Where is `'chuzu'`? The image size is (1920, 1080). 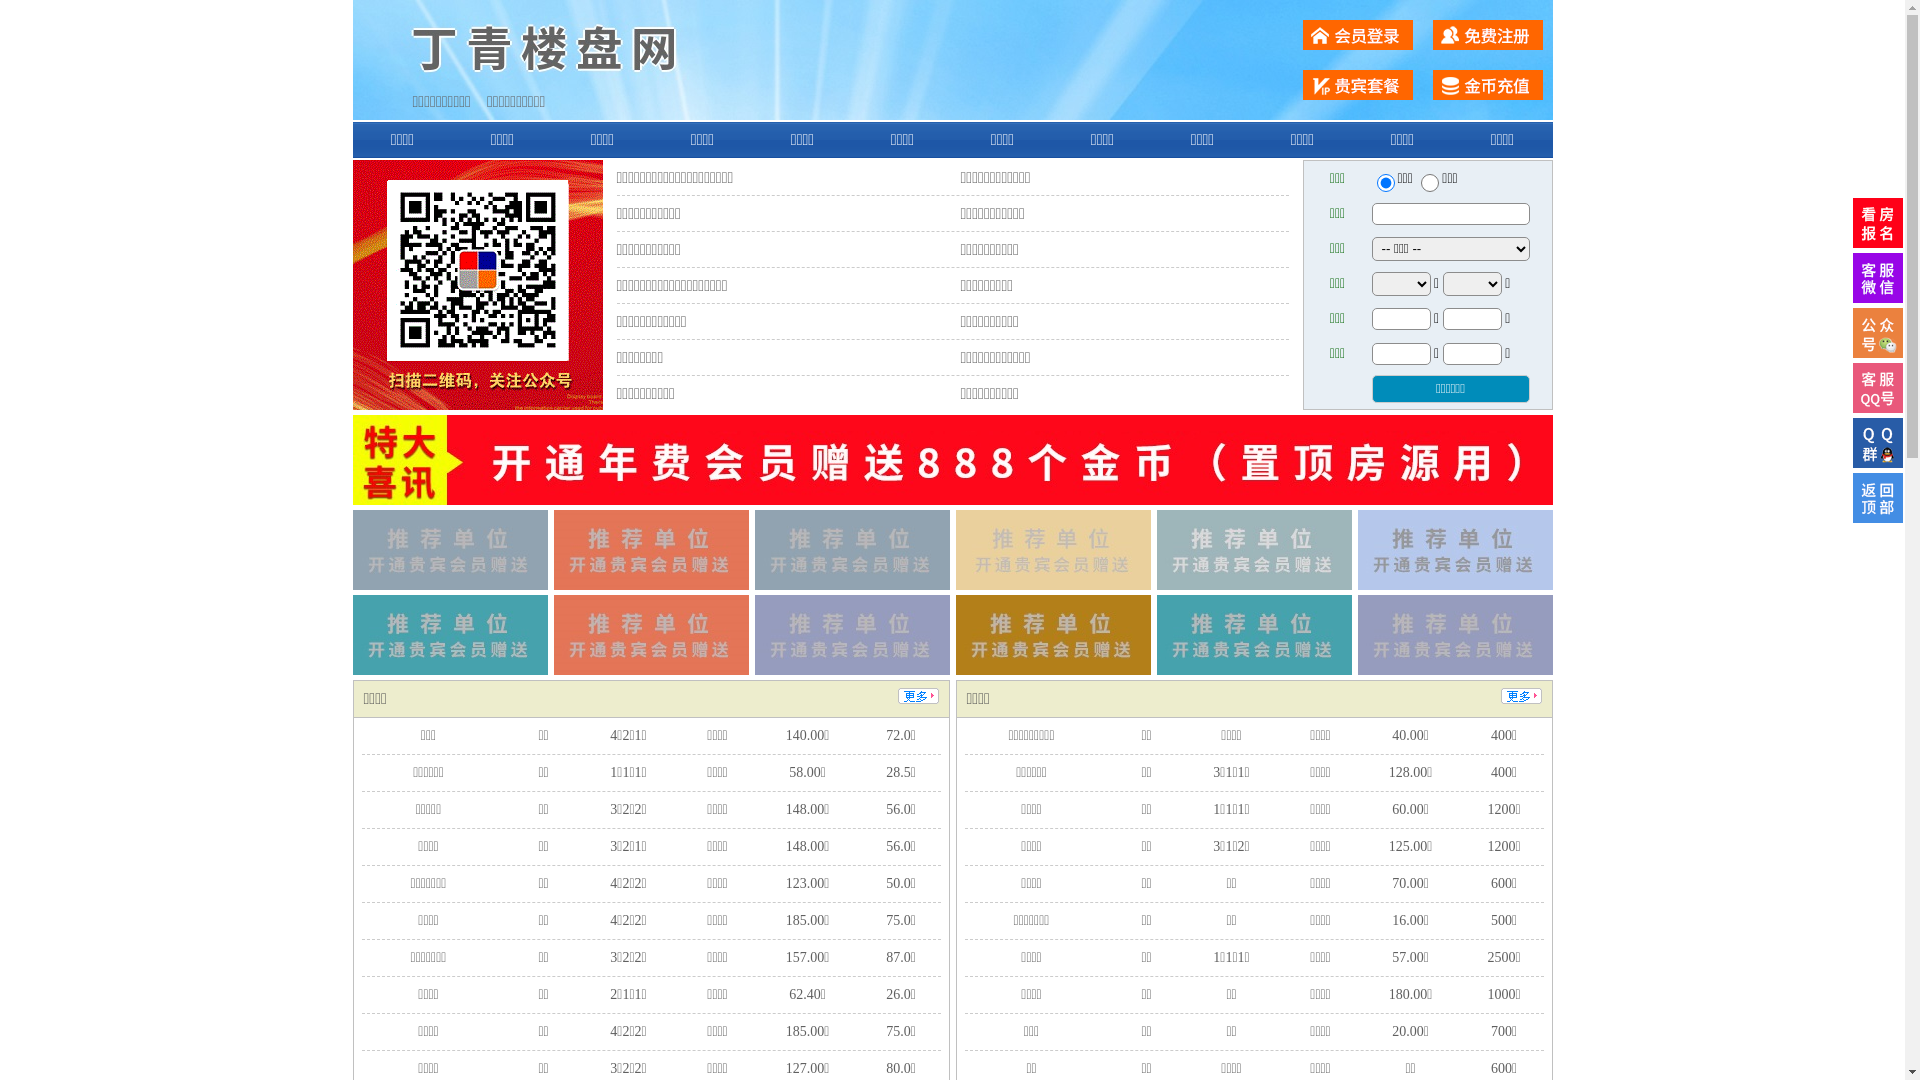 'chuzu' is located at coordinates (1429, 182).